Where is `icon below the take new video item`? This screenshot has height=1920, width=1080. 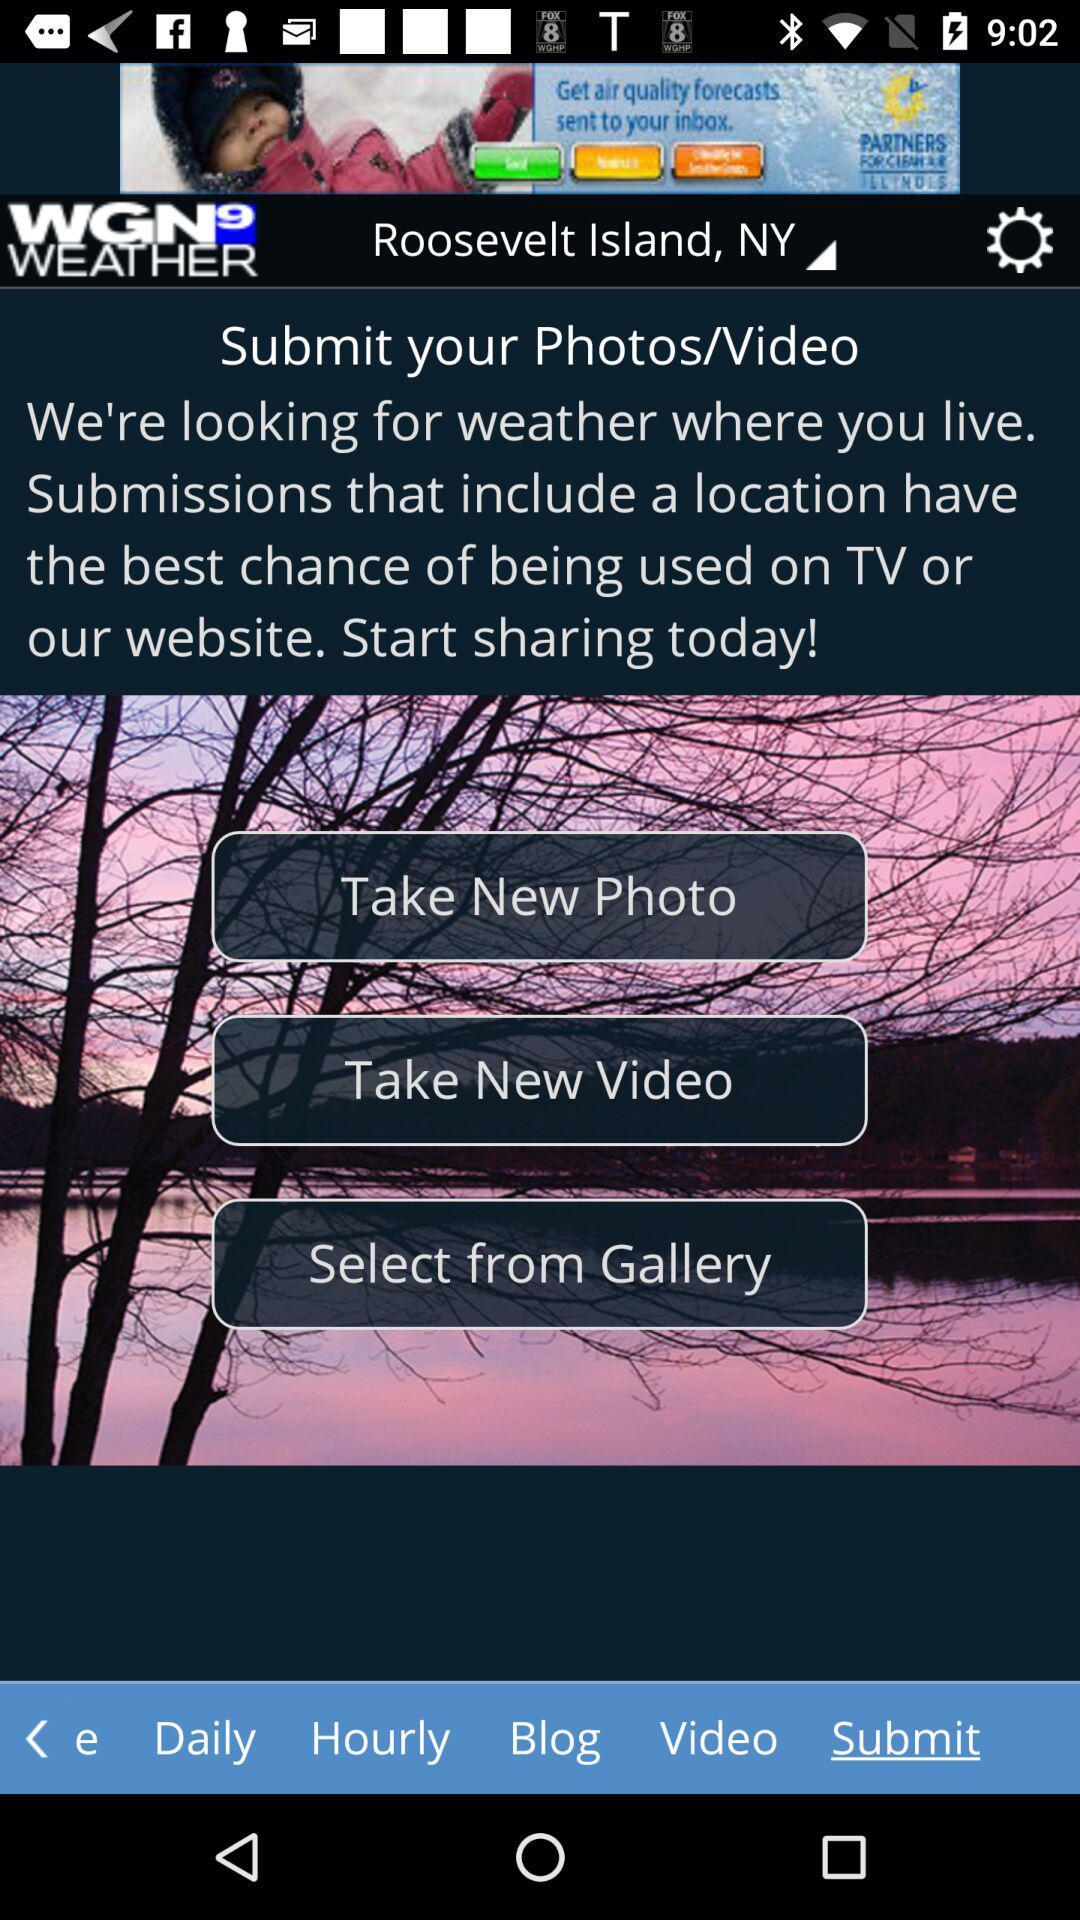 icon below the take new video item is located at coordinates (538, 1263).